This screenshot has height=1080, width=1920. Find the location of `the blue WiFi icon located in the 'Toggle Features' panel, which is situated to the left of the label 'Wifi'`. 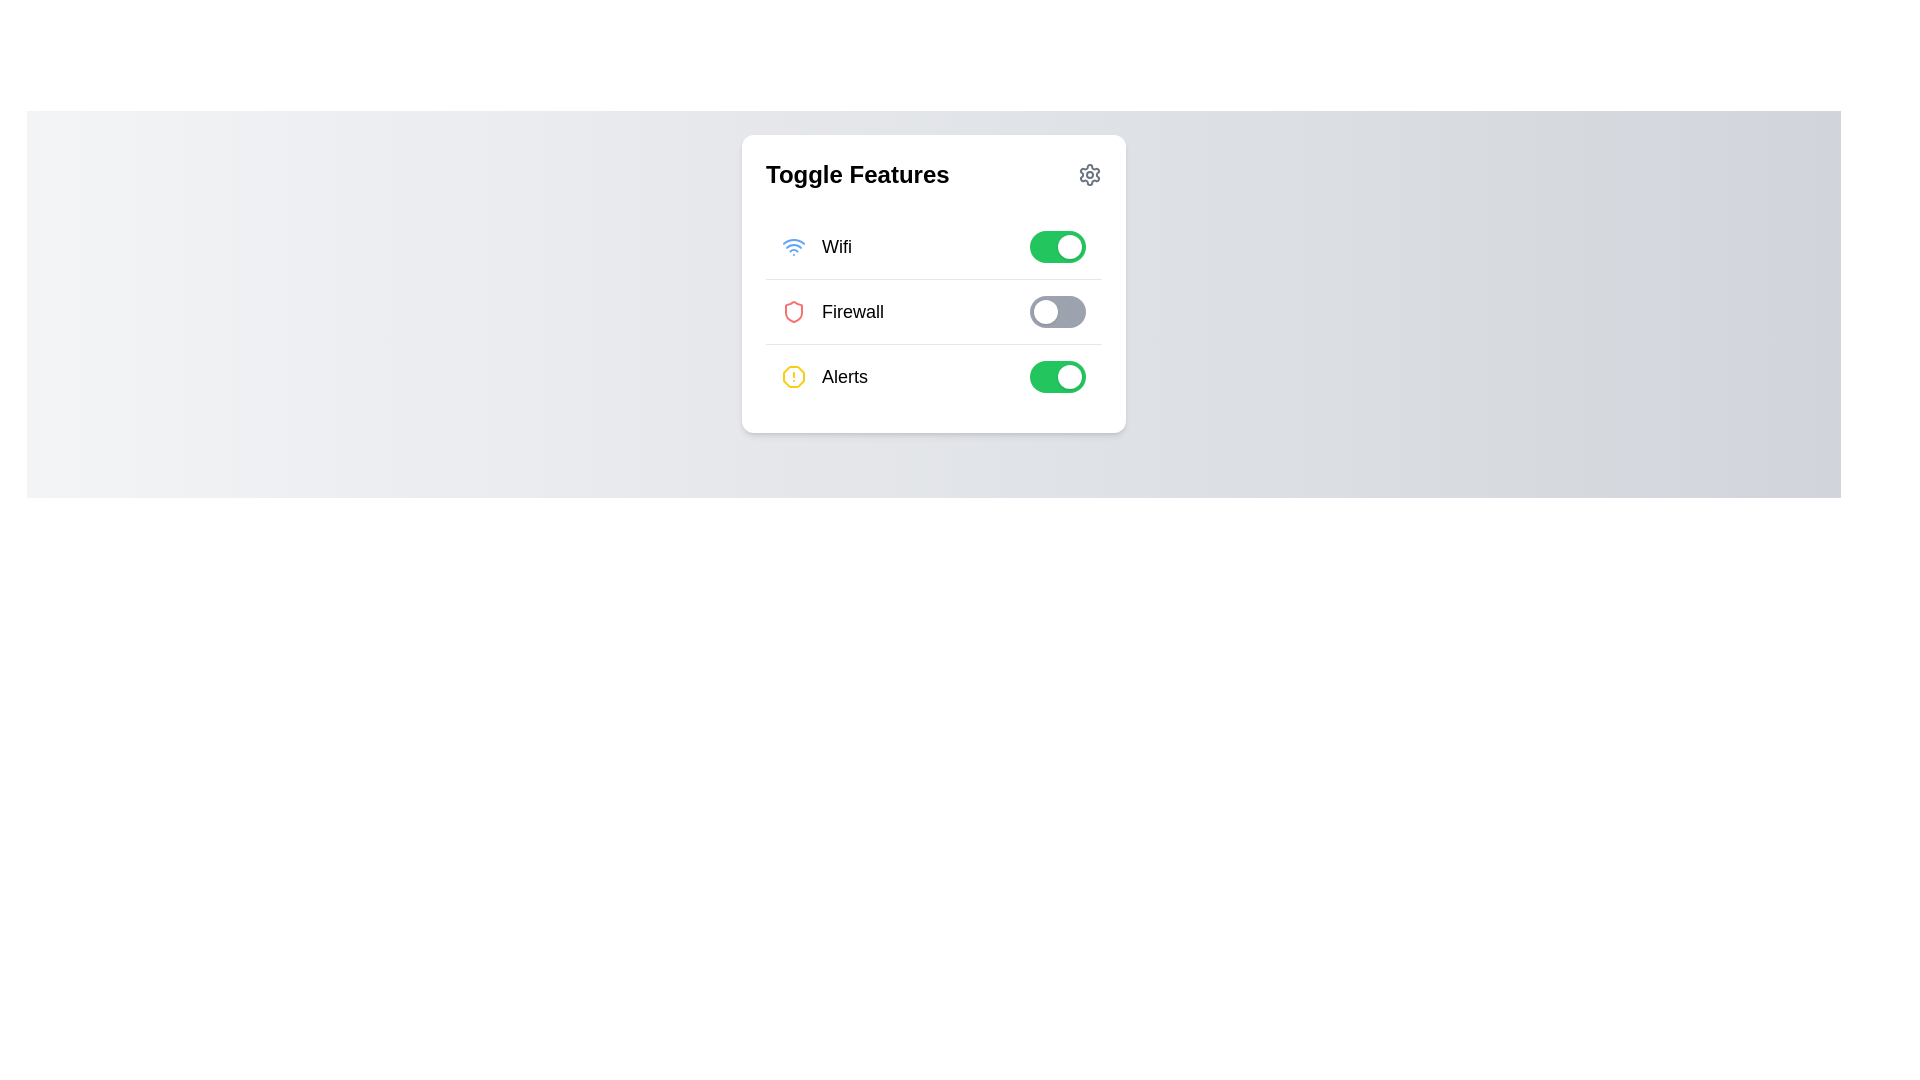

the blue WiFi icon located in the 'Toggle Features' panel, which is situated to the left of the label 'Wifi' is located at coordinates (792, 245).